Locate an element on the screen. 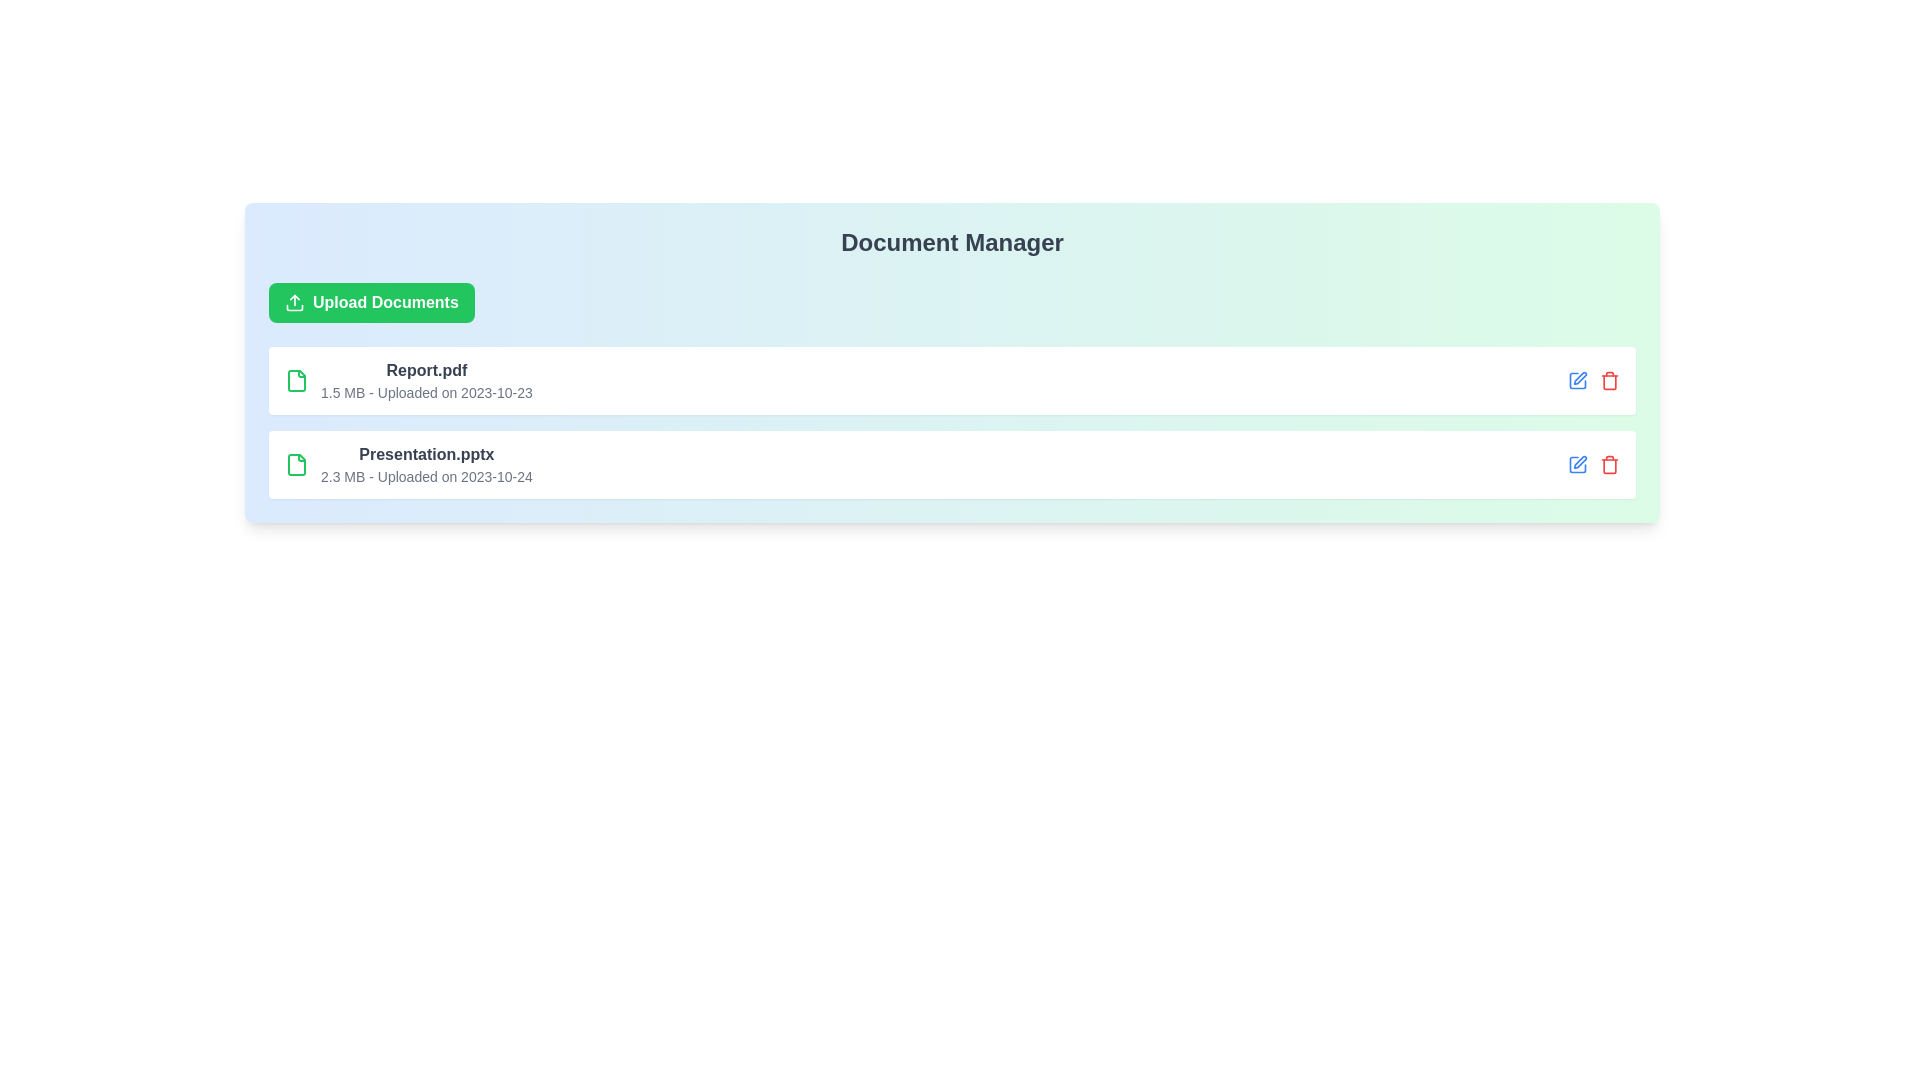 The width and height of the screenshot is (1920, 1080). the text label displaying the file name 'Report.pdf', which is positioned to the right of a green document icon and shows the file size '1.5 MB' and the upload date '2023-10-23' is located at coordinates (425, 381).